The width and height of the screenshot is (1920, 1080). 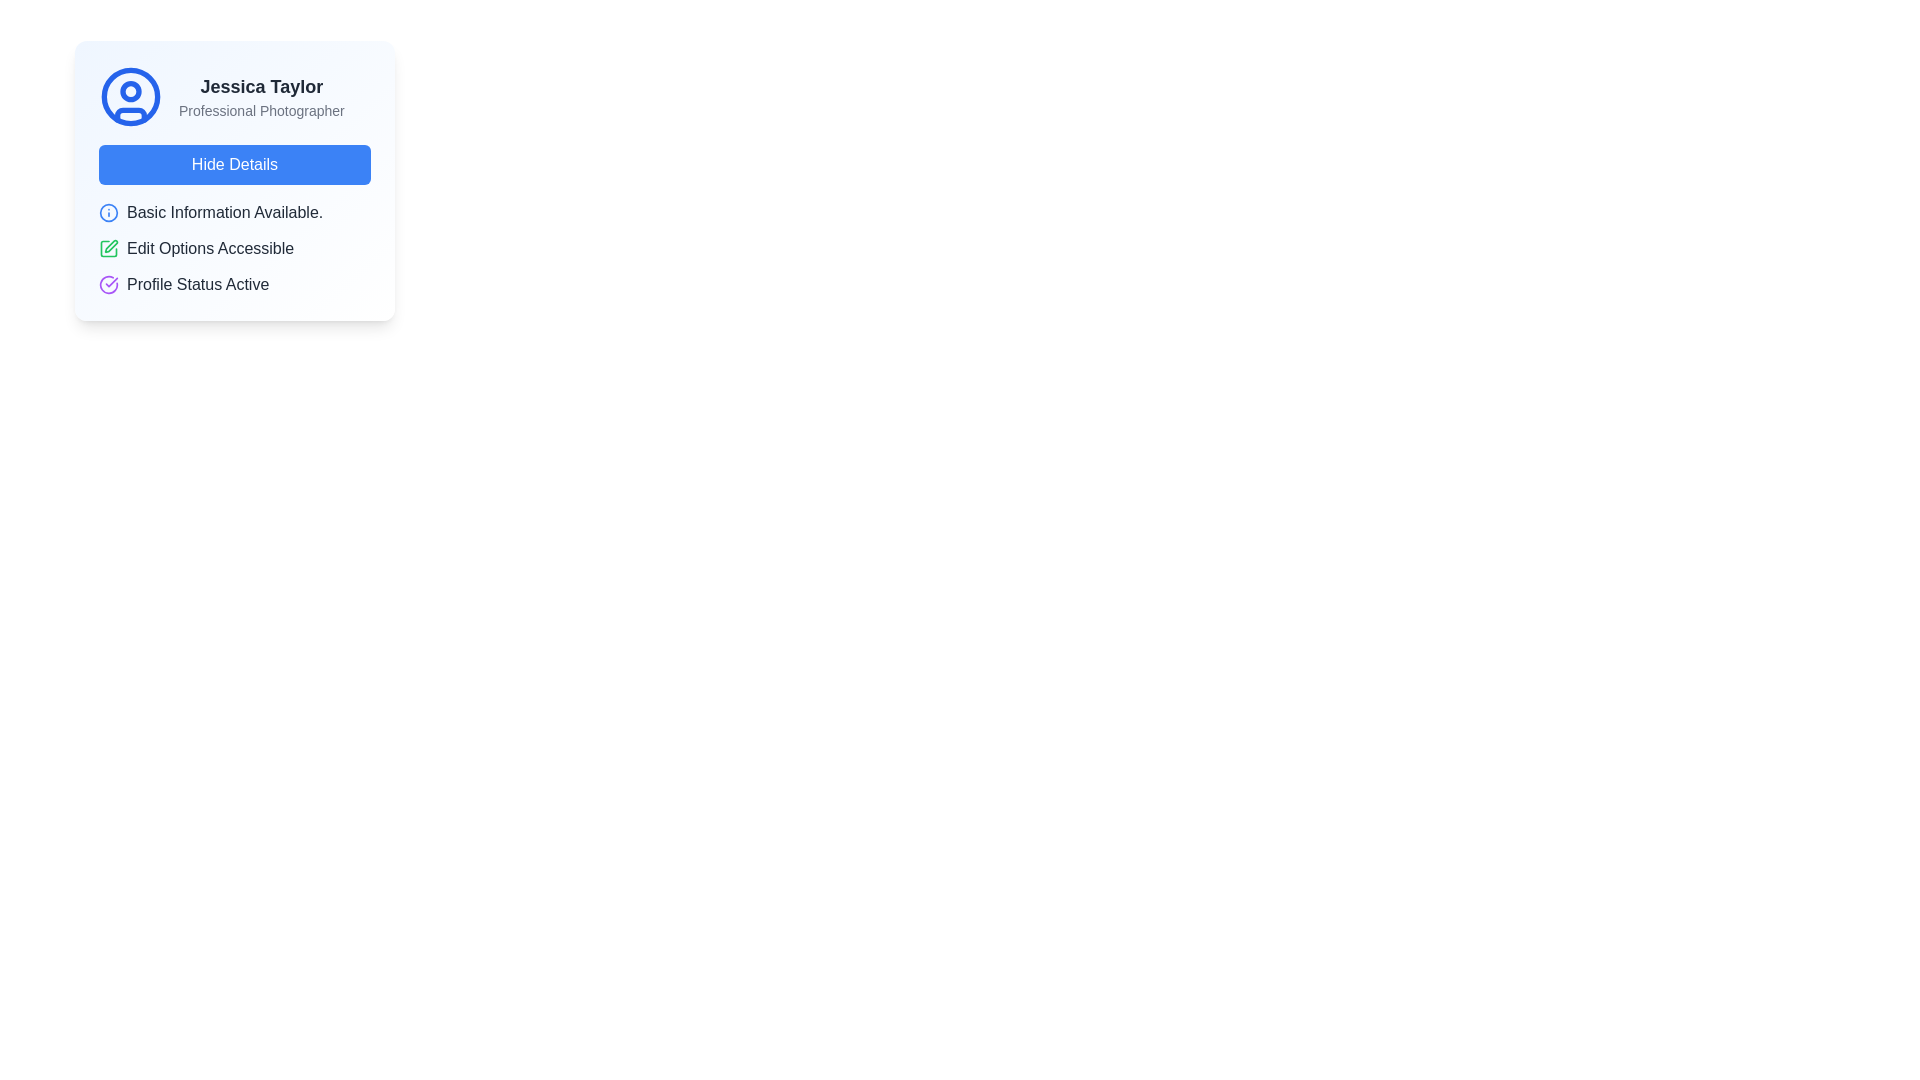 What do you see at coordinates (235, 181) in the screenshot?
I see `the 'Hide Details' button located at the bottom of the UI Card Element featuring a circular blue user icon and text 'Jessica Taylor'` at bounding box center [235, 181].